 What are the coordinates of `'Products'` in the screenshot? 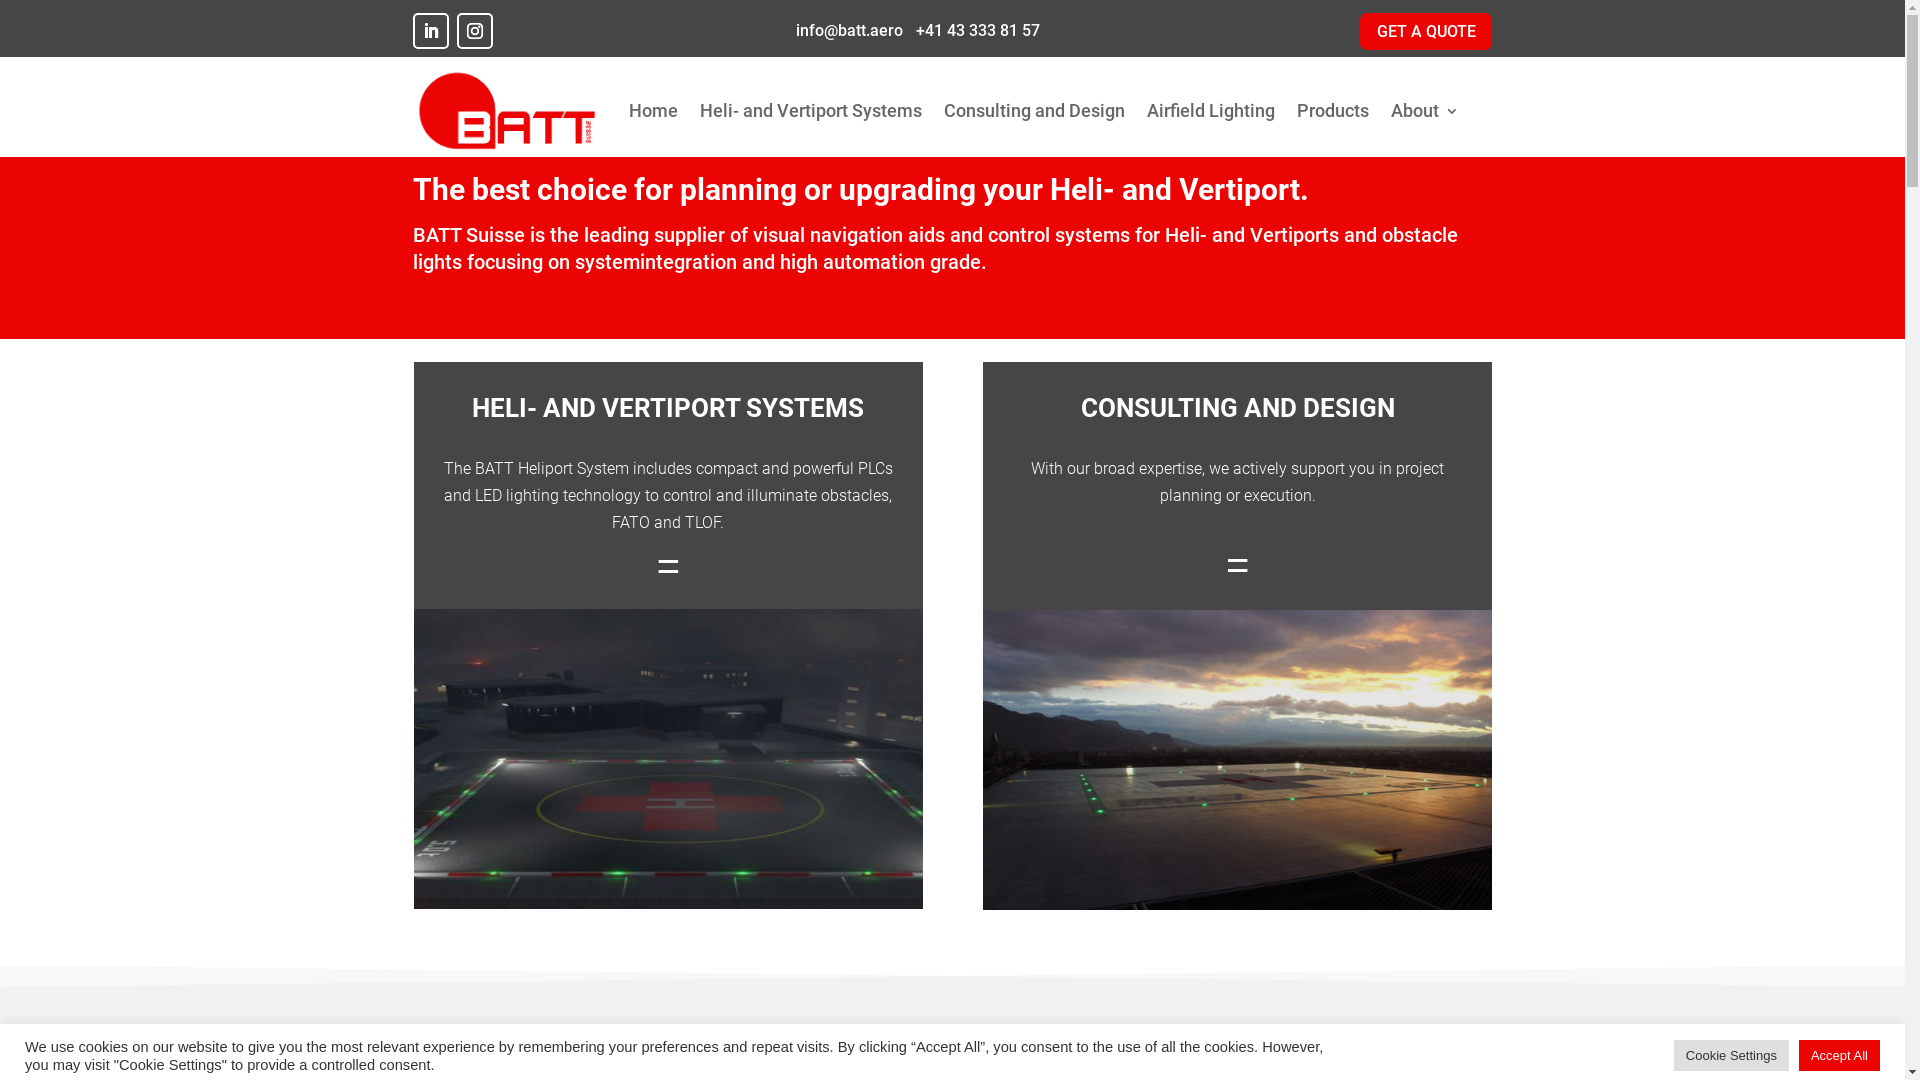 It's located at (1332, 111).